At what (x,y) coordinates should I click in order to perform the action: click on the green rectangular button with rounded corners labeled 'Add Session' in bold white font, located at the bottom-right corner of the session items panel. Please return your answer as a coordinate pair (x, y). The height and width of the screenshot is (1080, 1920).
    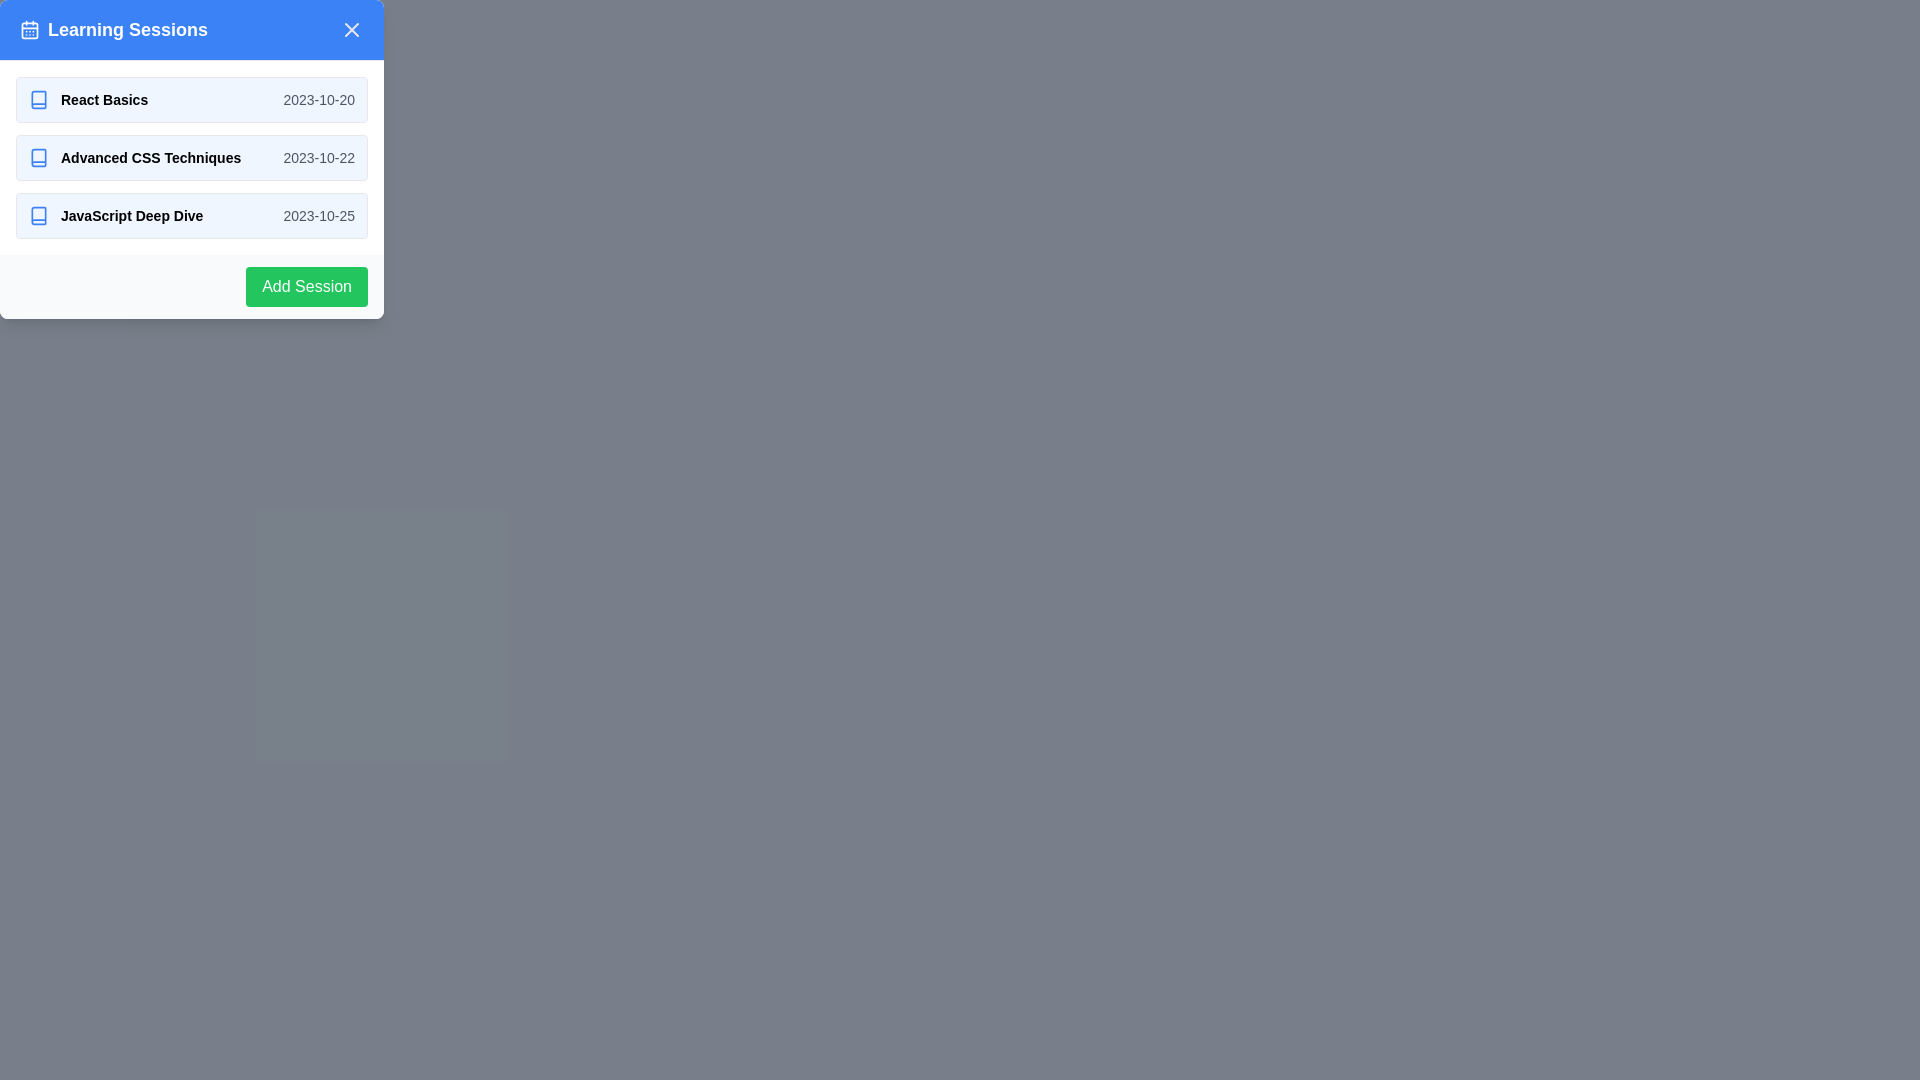
    Looking at the image, I should click on (306, 286).